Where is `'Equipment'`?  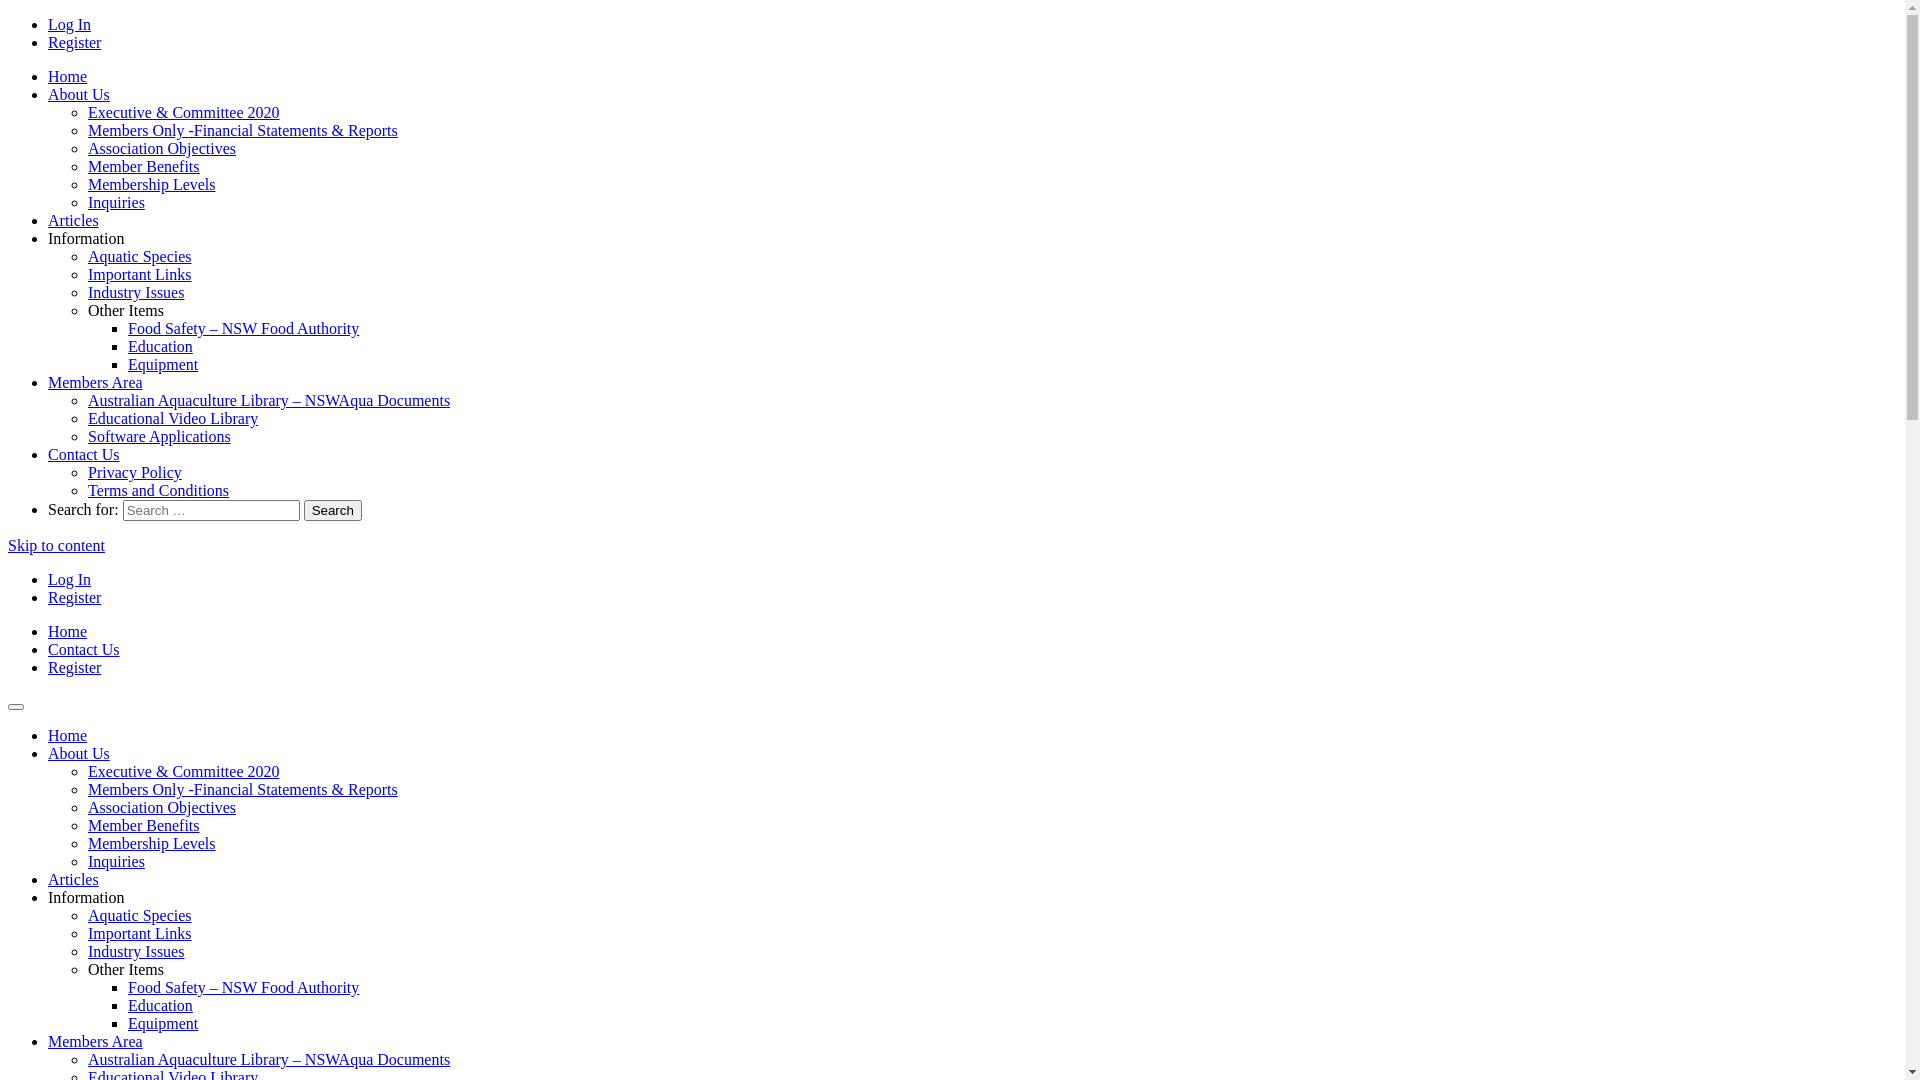 'Equipment' is located at coordinates (127, 364).